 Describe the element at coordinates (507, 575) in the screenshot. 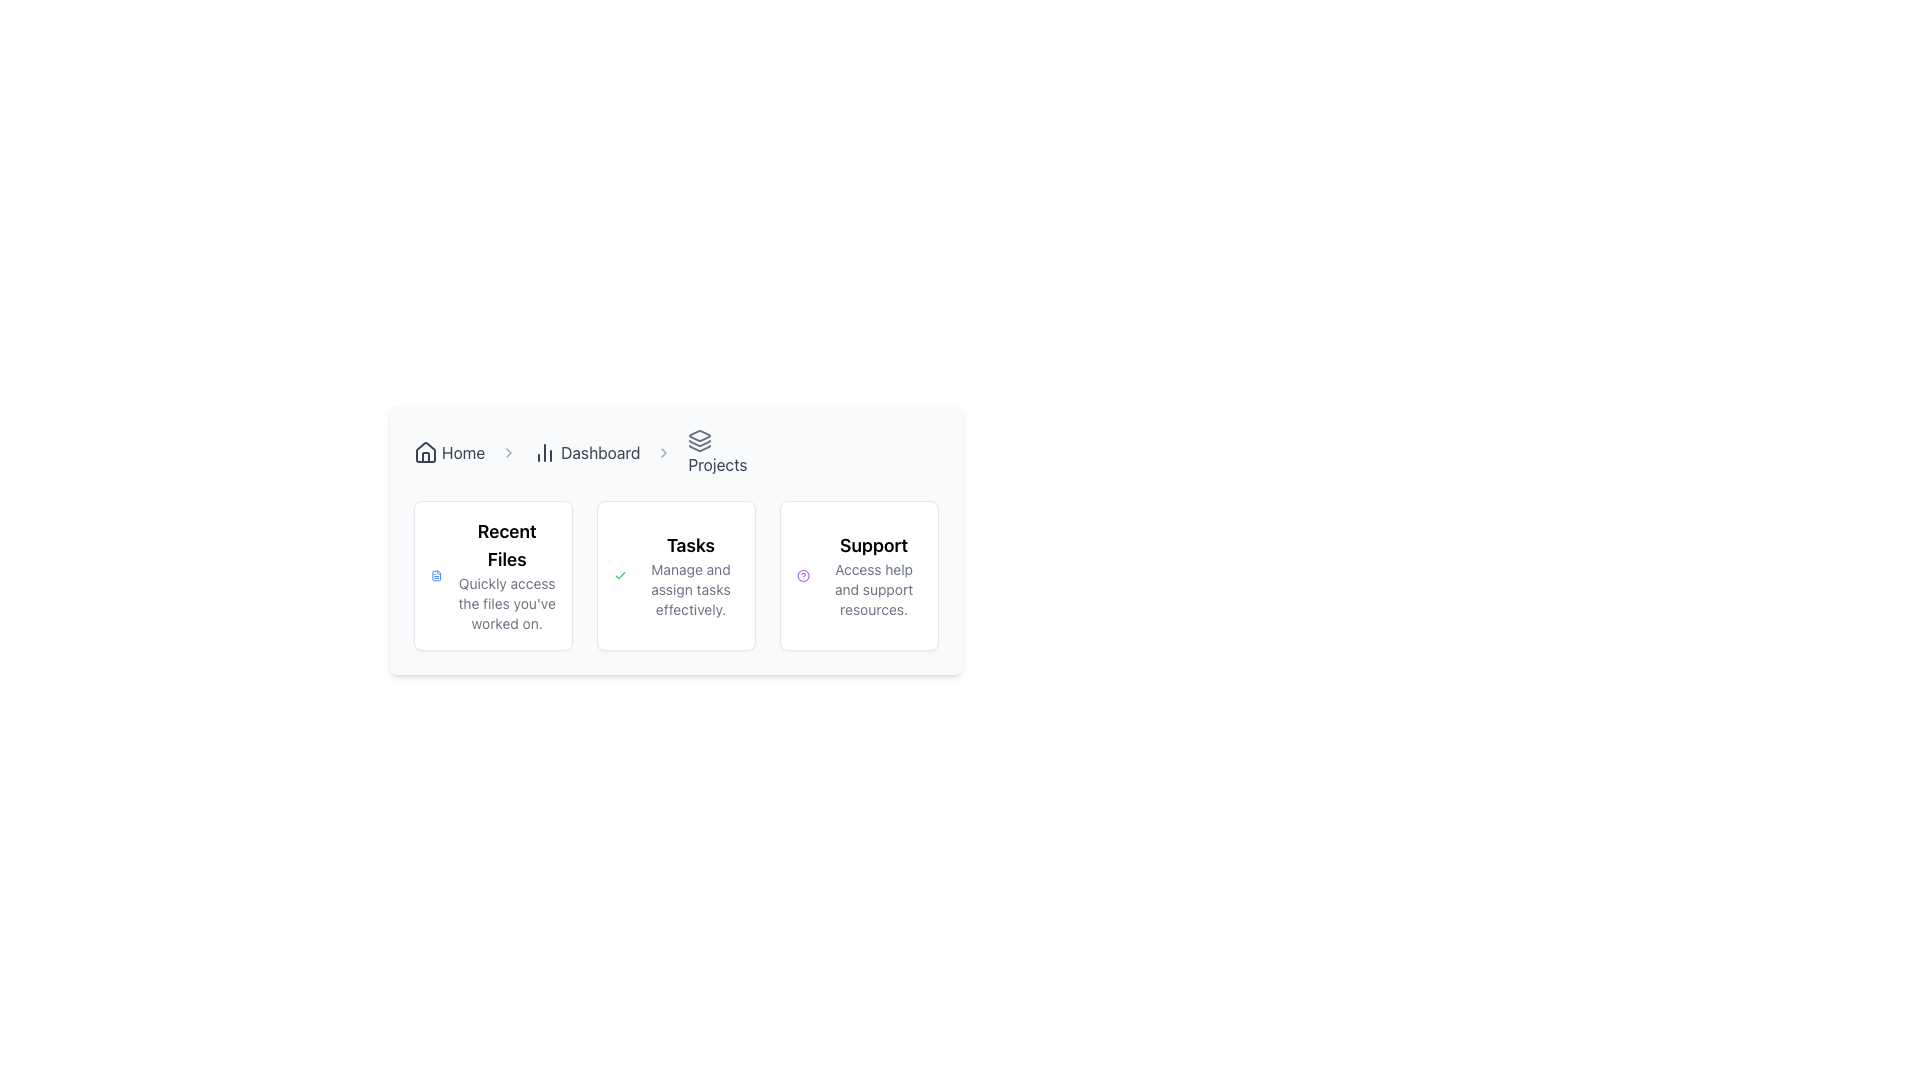

I see `the Text Block with Heading and Description` at that location.